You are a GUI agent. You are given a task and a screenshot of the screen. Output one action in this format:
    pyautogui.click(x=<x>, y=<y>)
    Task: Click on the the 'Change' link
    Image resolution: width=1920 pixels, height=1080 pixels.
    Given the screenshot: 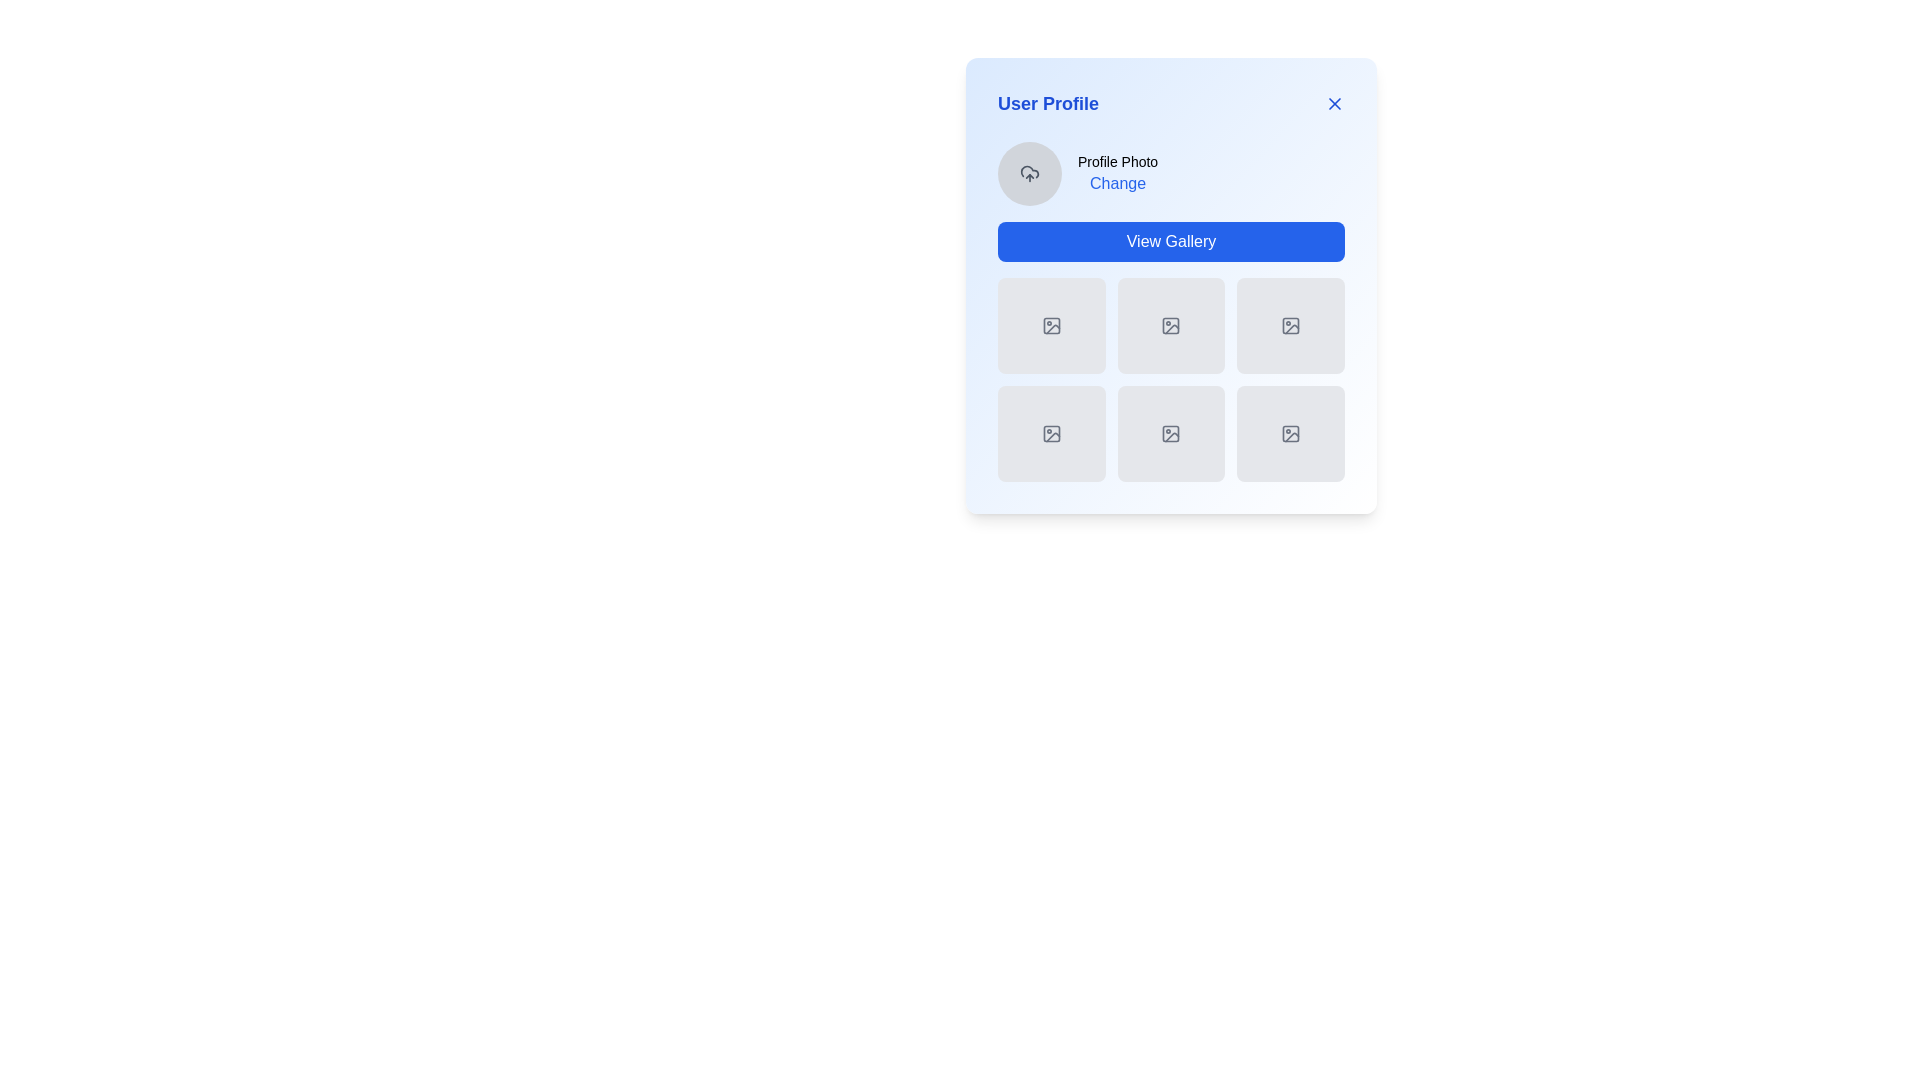 What is the action you would take?
    pyautogui.click(x=1171, y=172)
    